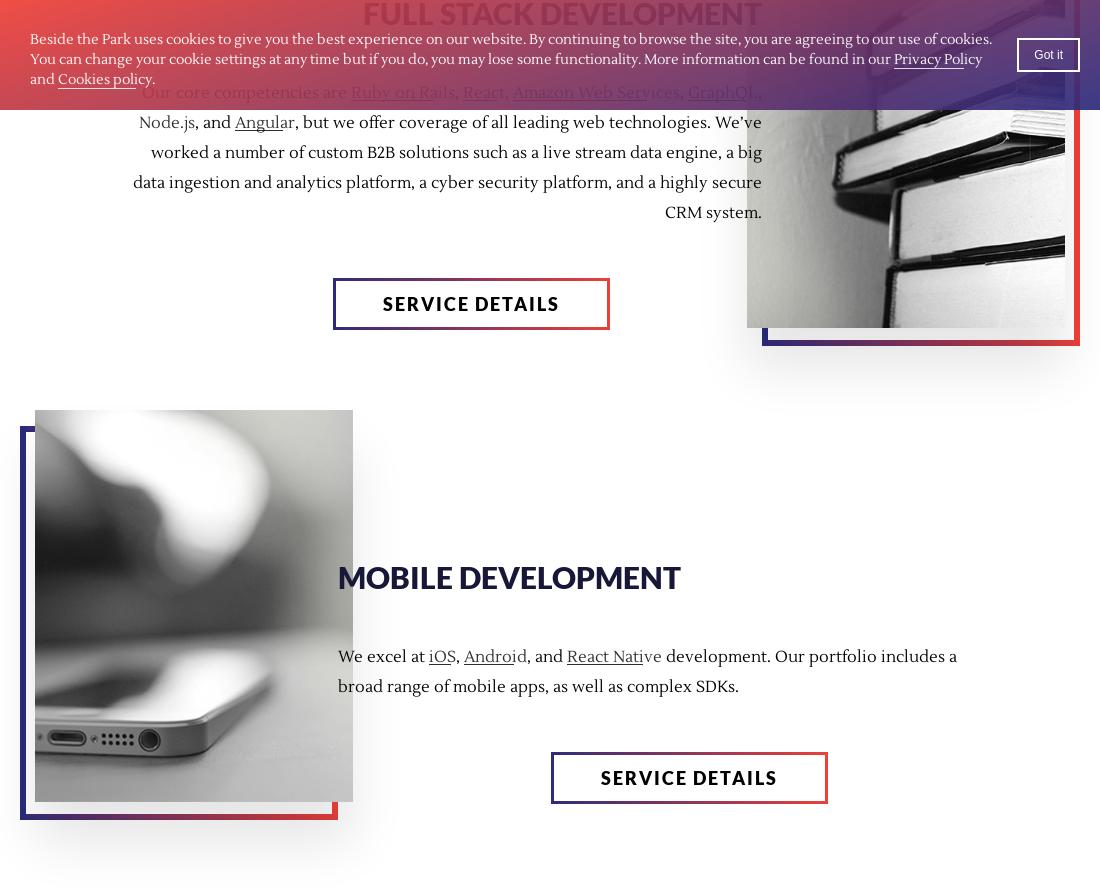 The width and height of the screenshot is (1100, 890). I want to click on 'React', so click(484, 91).